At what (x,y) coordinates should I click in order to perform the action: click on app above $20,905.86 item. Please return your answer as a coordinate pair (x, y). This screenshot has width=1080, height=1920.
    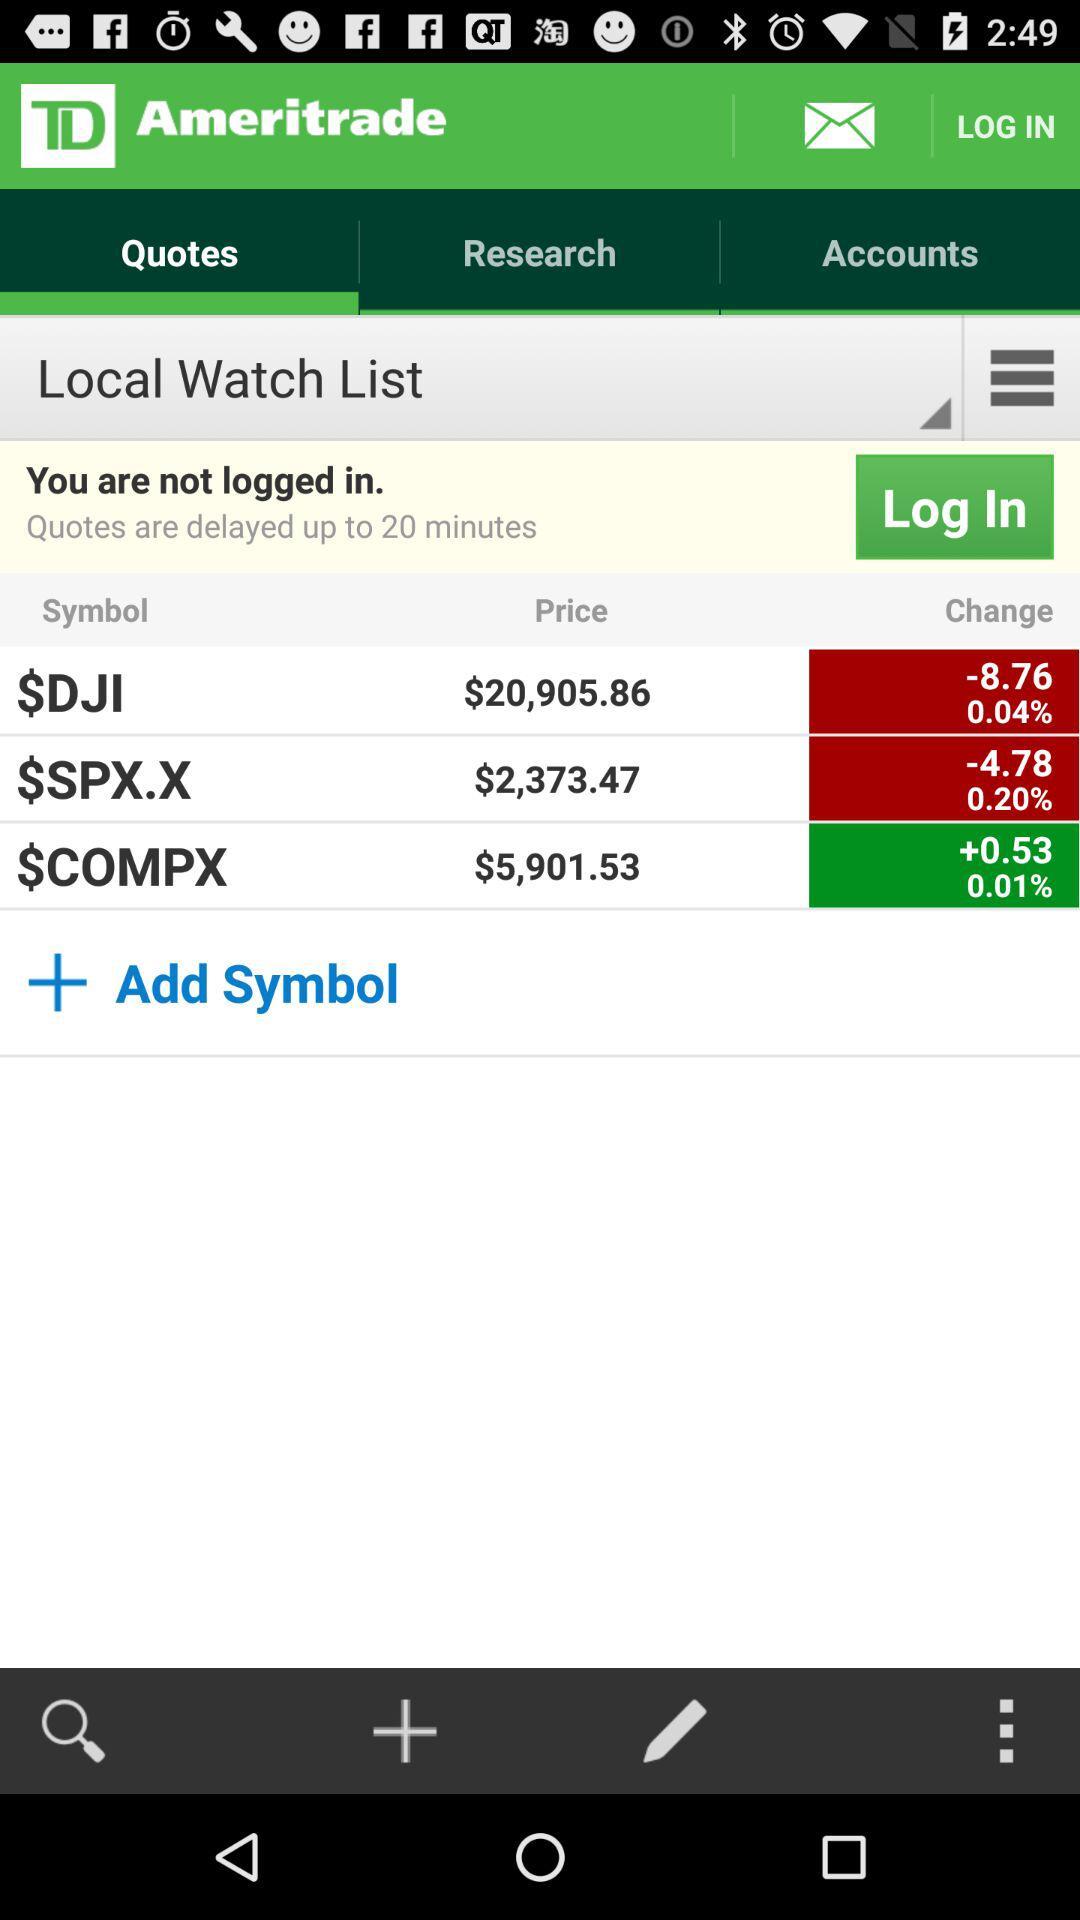
    Looking at the image, I should click on (666, 608).